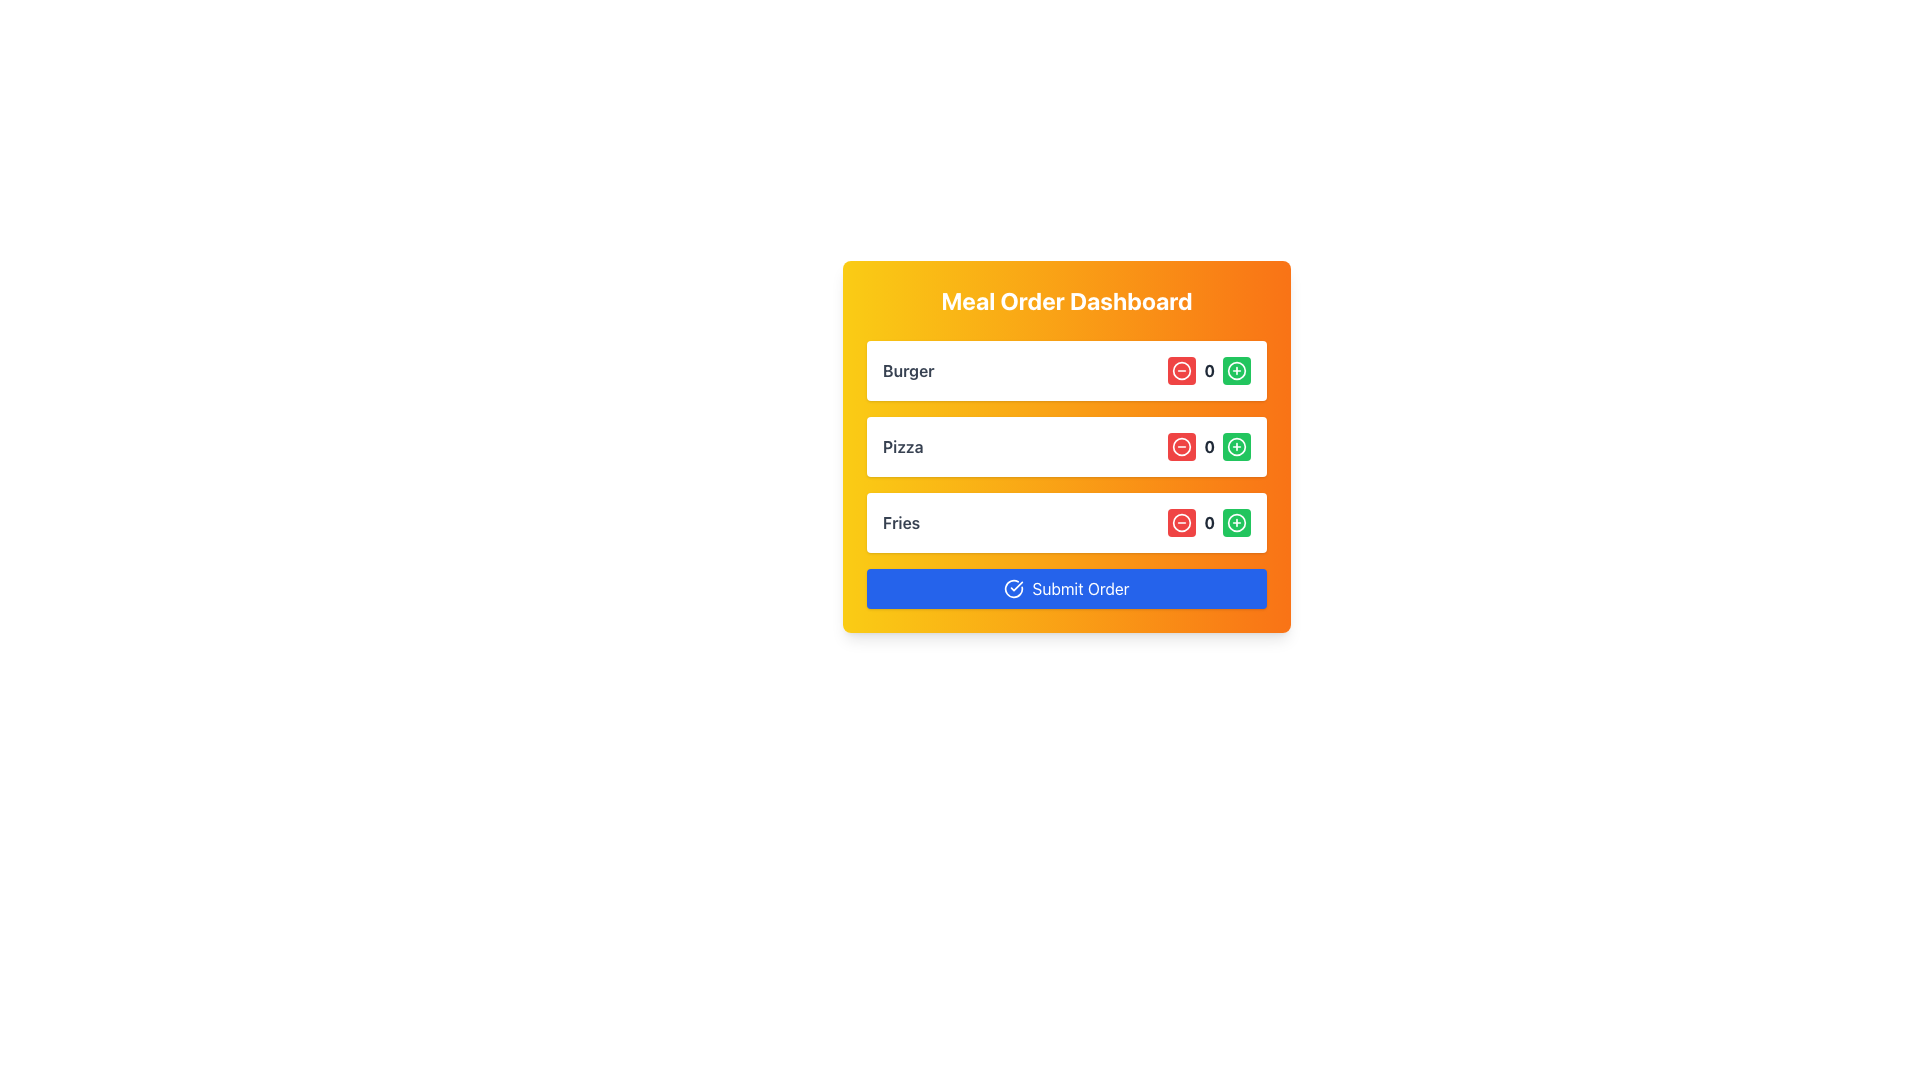  What do you see at coordinates (1208, 446) in the screenshot?
I see `the static text display that shows a numeric value, centrally positioned between a red circular minus button and a green circular plus button` at bounding box center [1208, 446].